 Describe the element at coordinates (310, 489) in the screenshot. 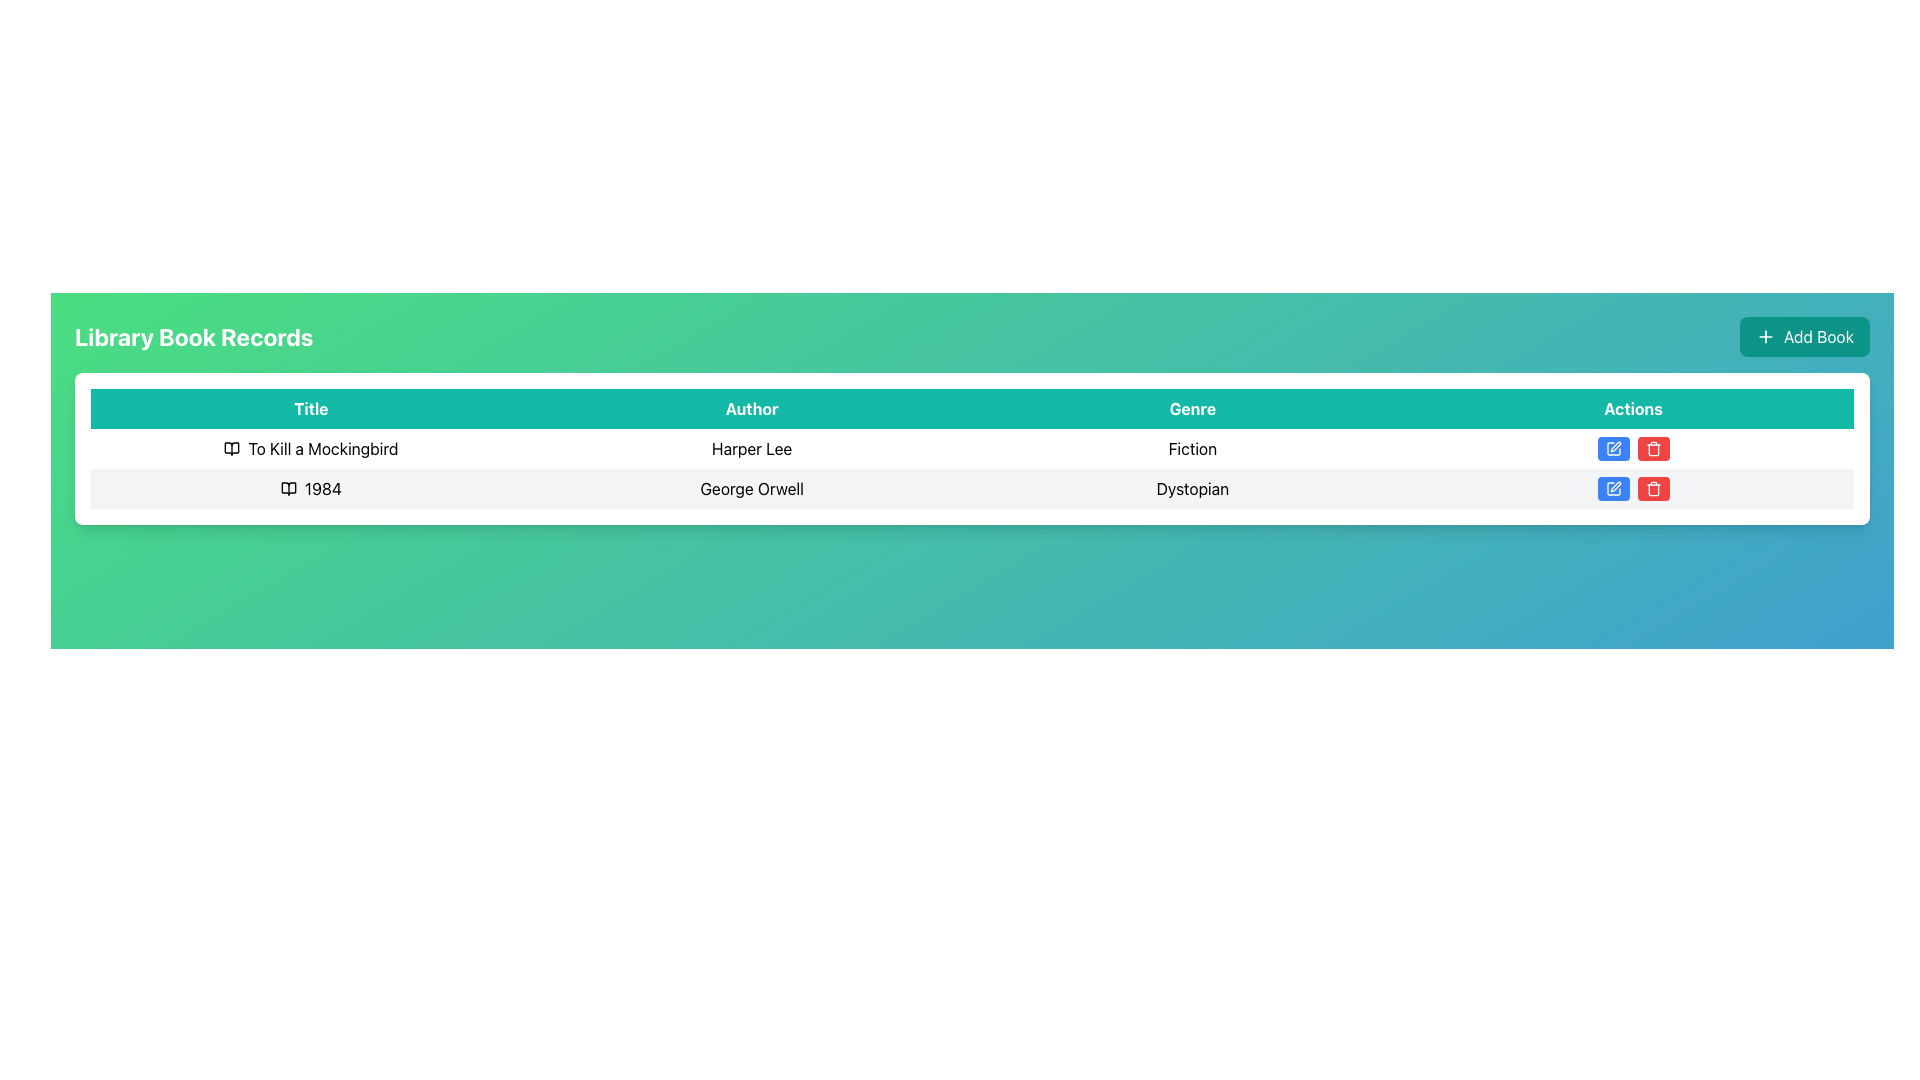

I see `the text label indicating the title of the book '1984' located in the second row of the table under the 'Title' column to interact with associated components` at that location.